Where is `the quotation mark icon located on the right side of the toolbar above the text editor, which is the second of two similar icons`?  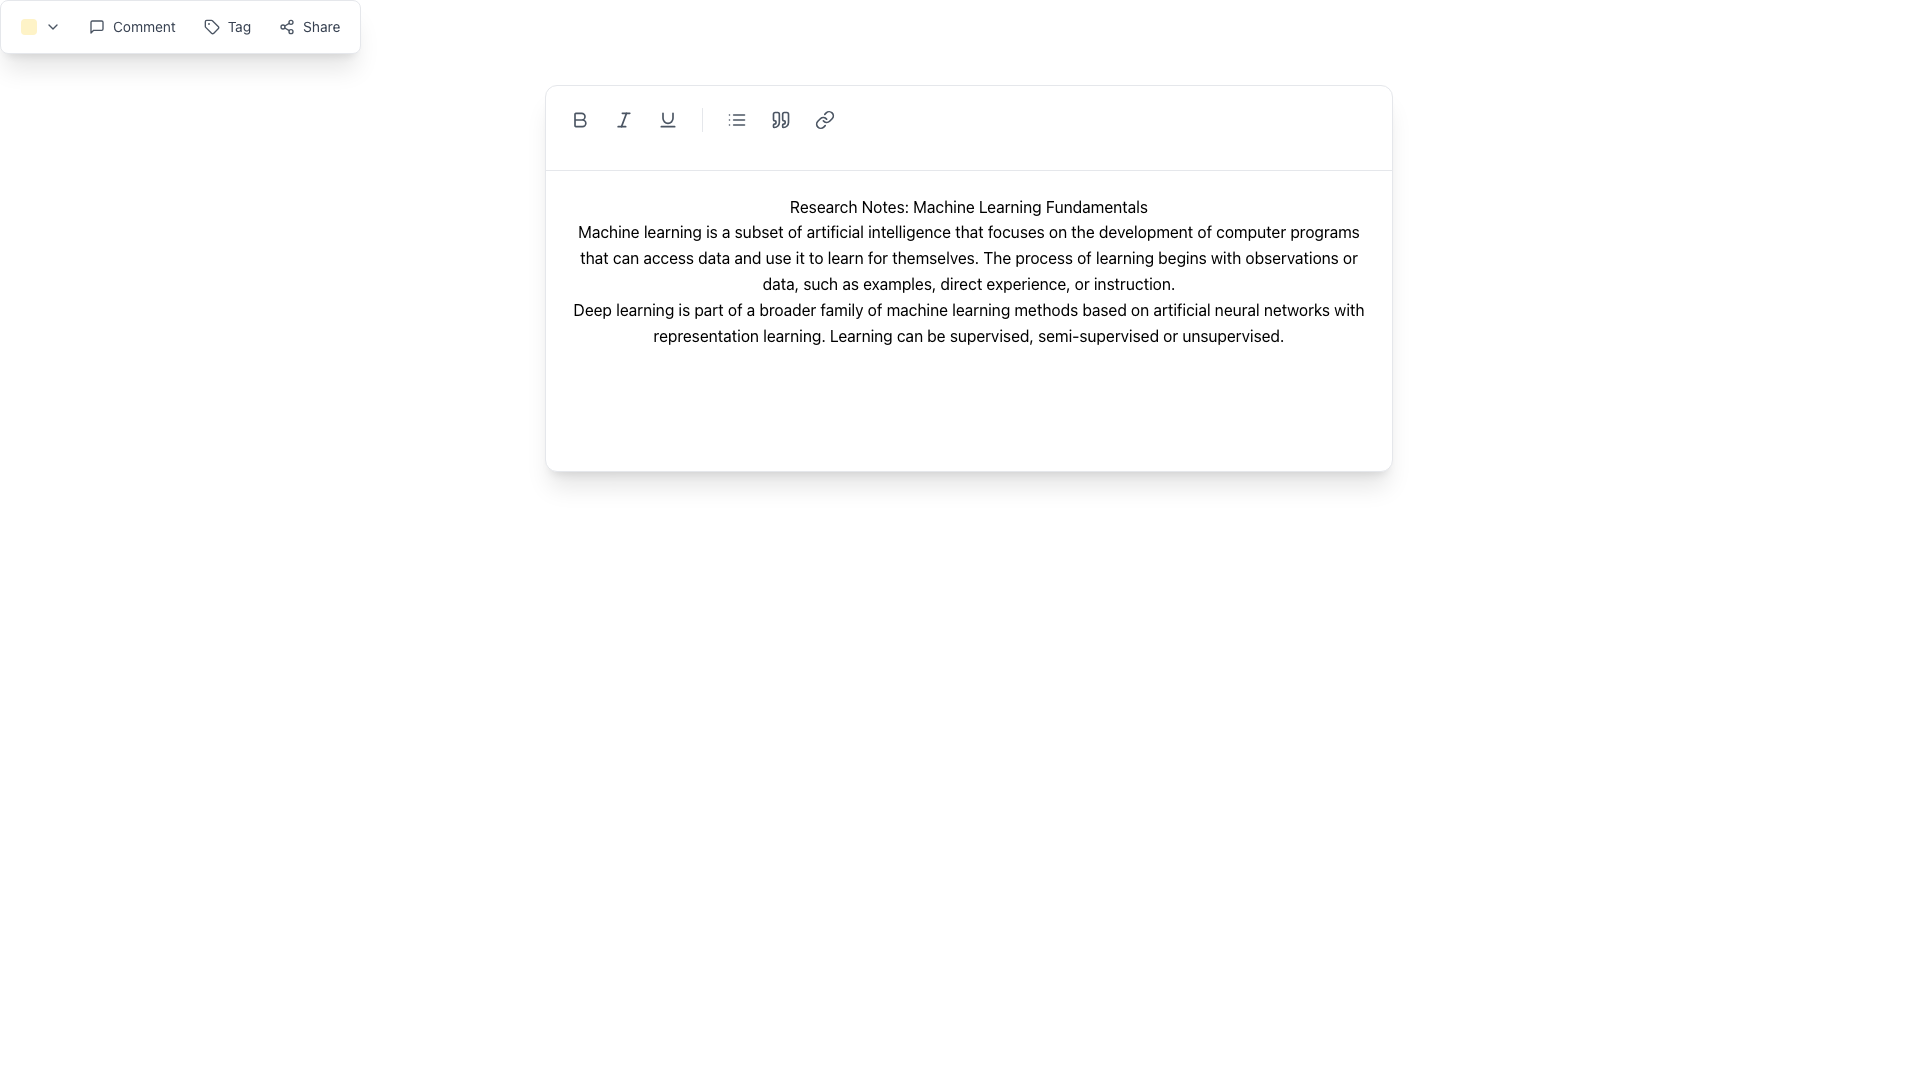 the quotation mark icon located on the right side of the toolbar above the text editor, which is the second of two similar icons is located at coordinates (784, 119).